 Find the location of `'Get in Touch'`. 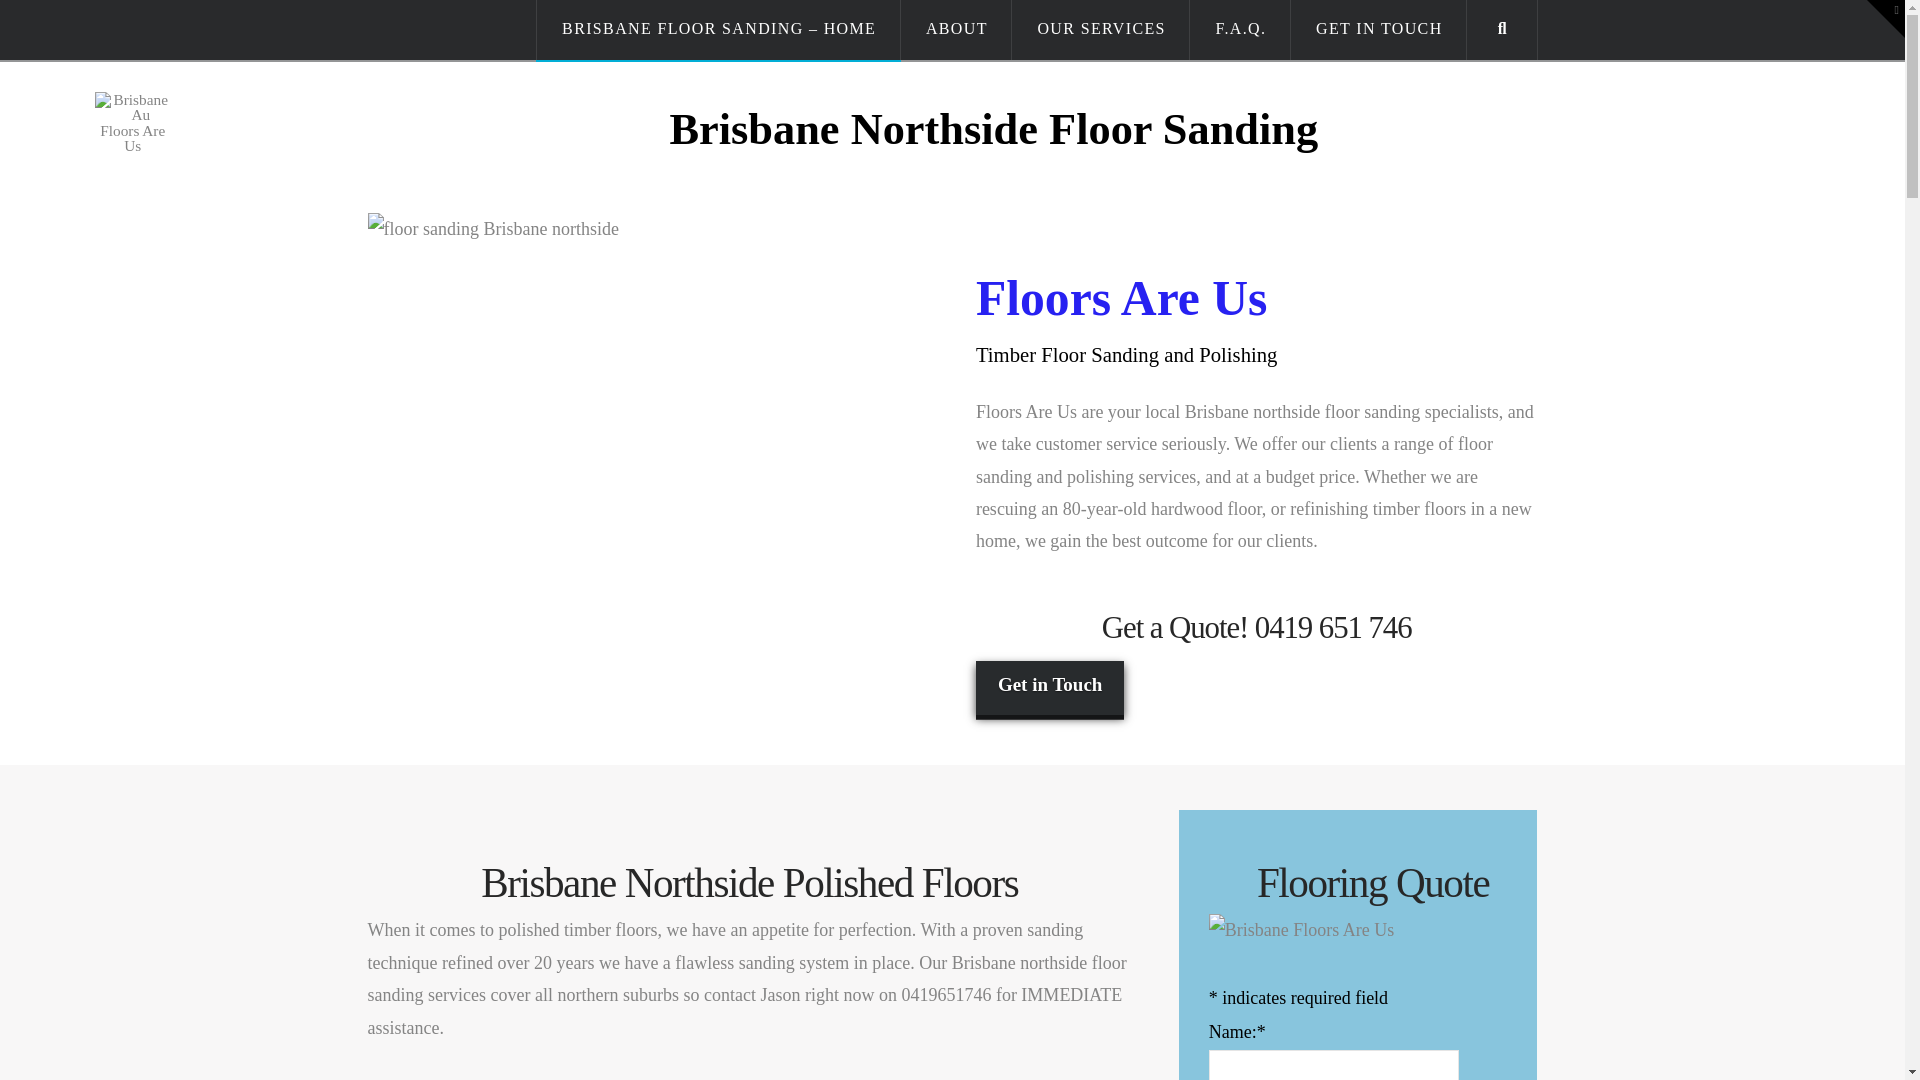

'Get in Touch' is located at coordinates (1049, 686).